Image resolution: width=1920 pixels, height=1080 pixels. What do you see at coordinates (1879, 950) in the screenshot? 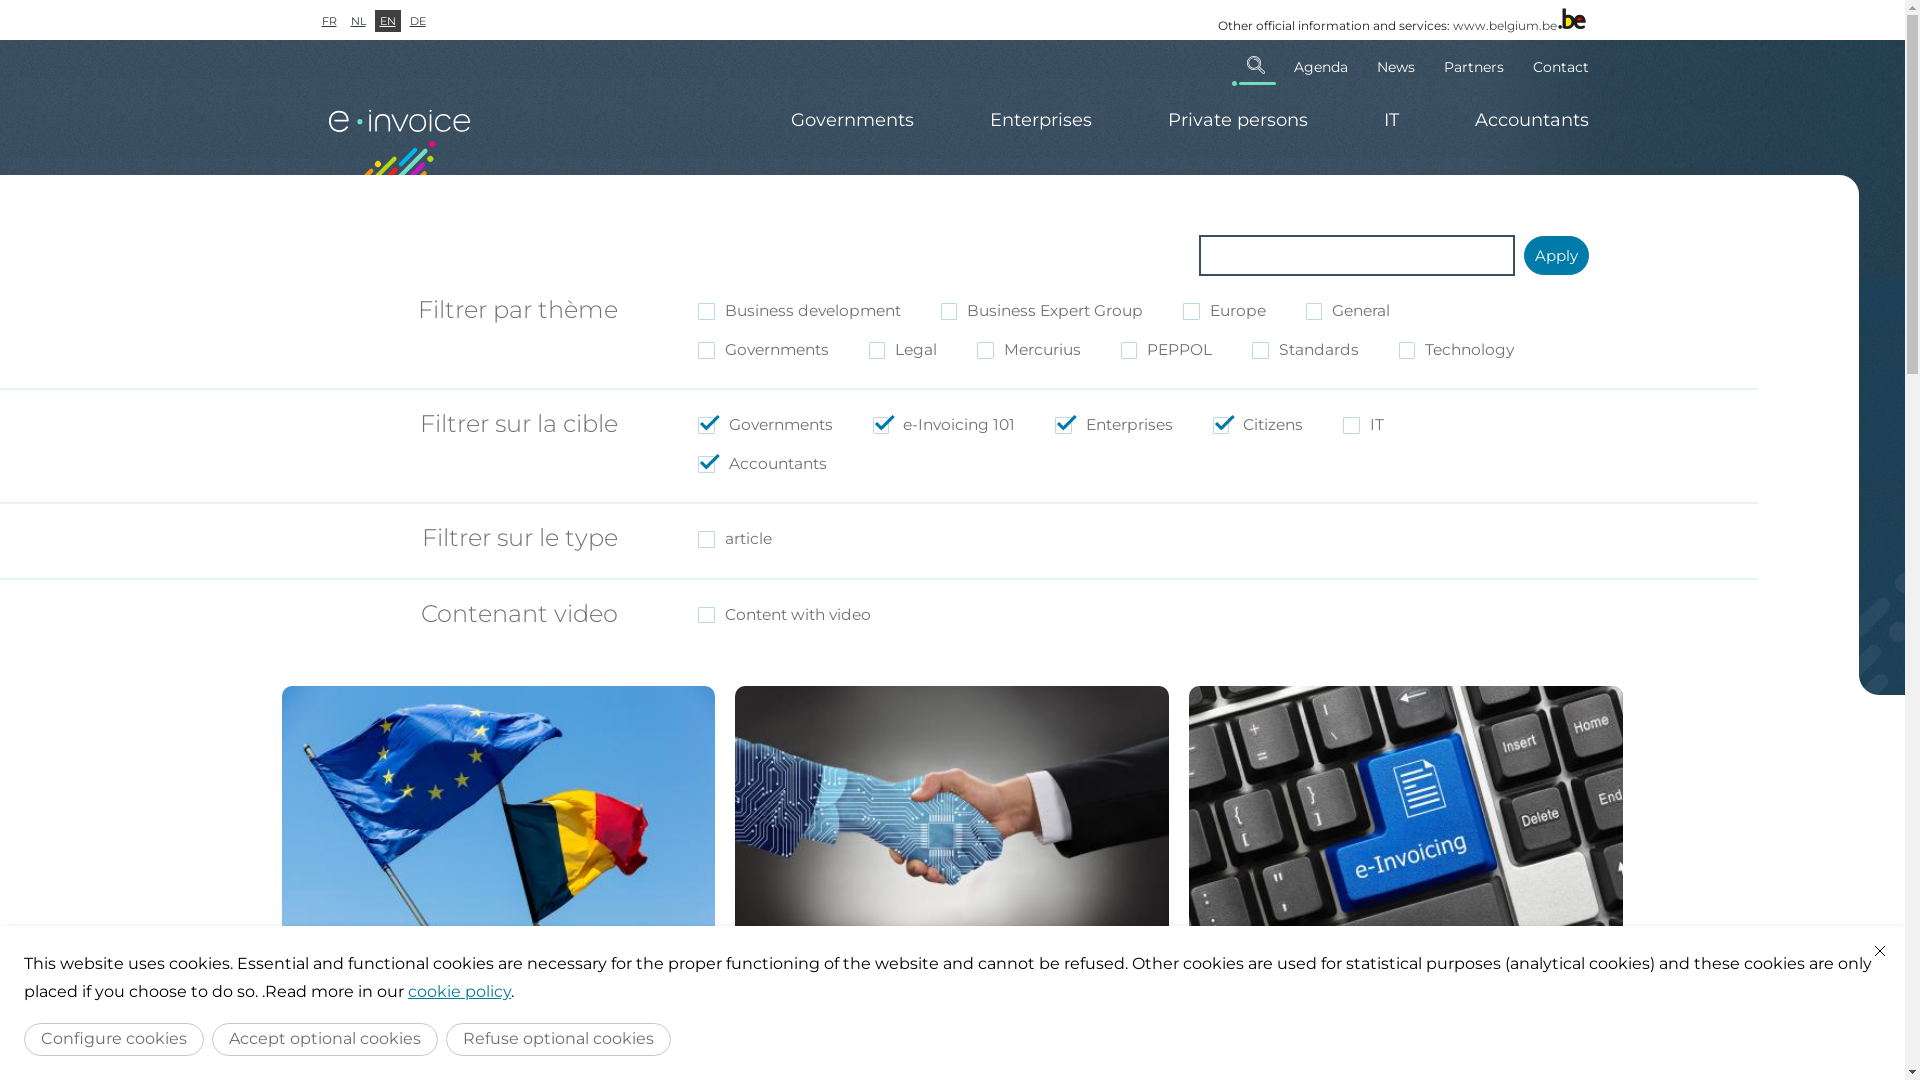
I see `'Close'` at bounding box center [1879, 950].